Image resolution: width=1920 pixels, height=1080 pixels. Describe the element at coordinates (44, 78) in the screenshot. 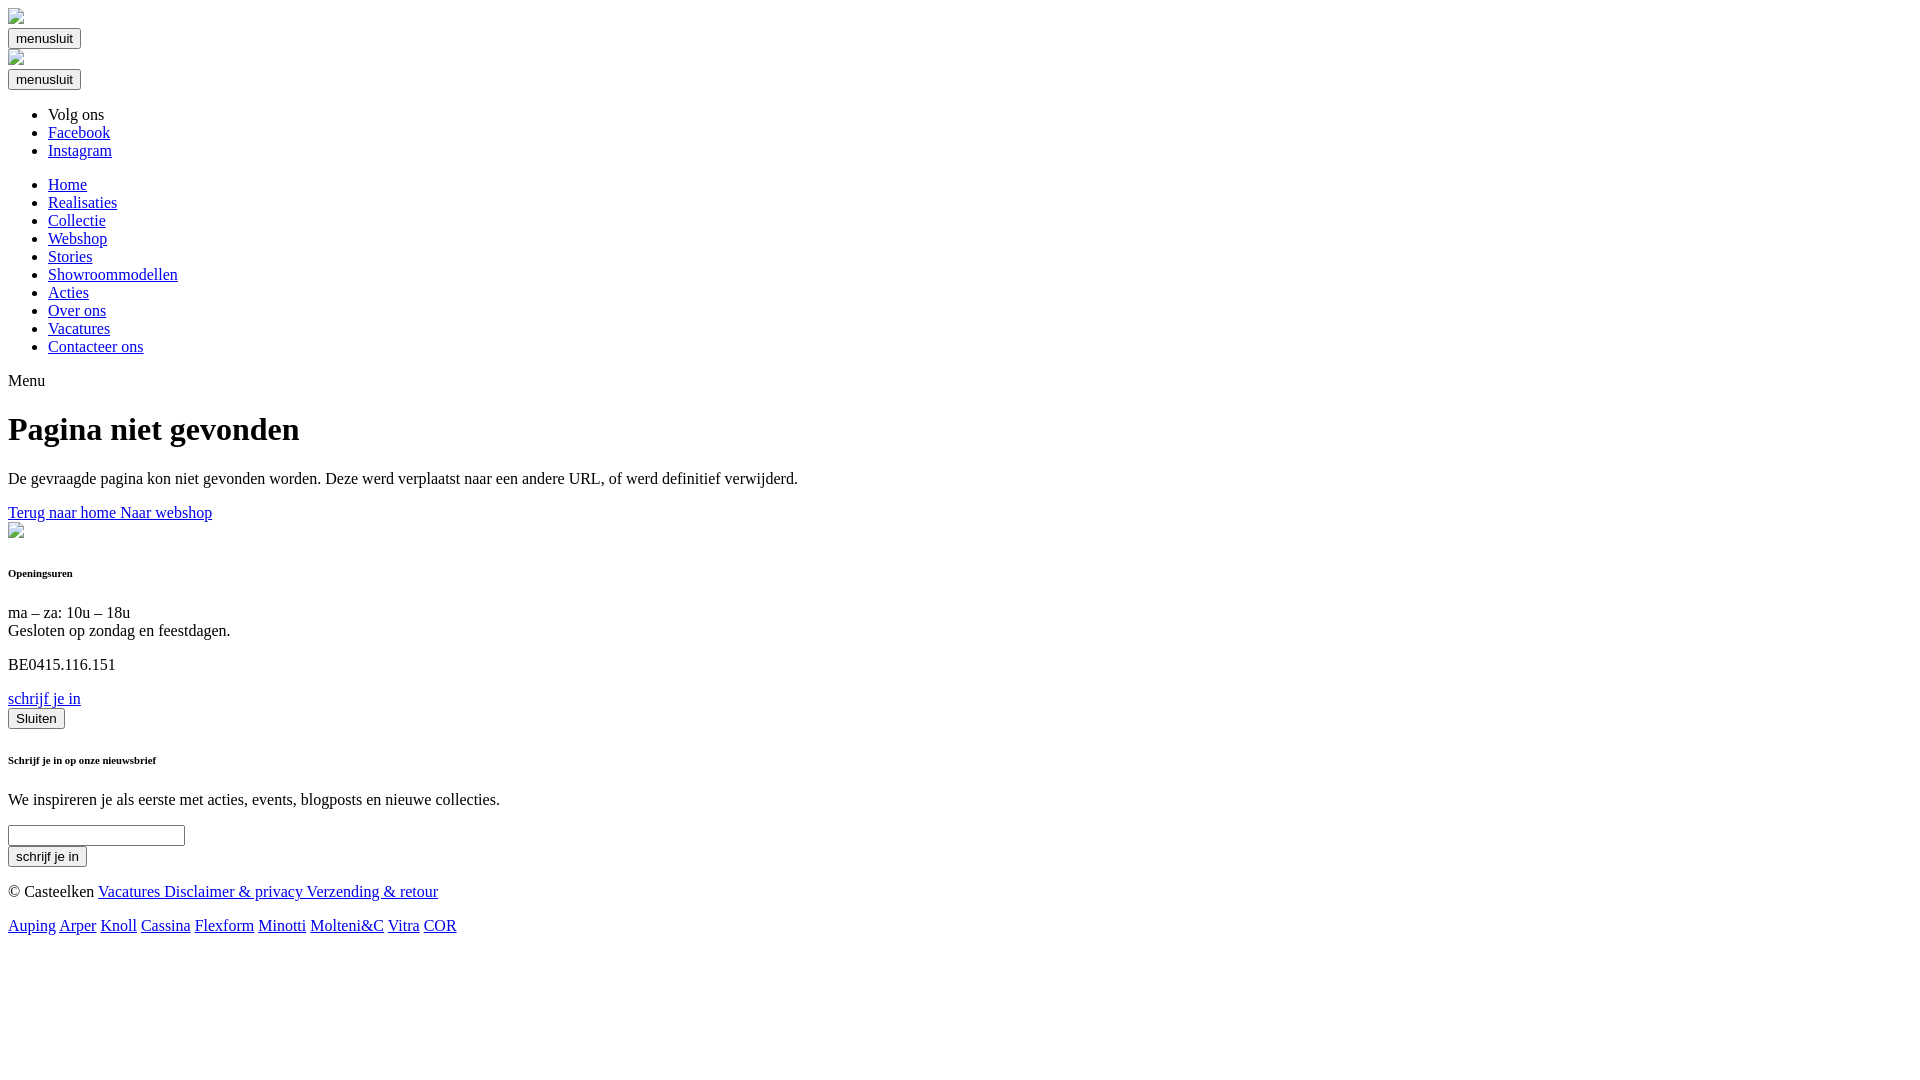

I see `'menusluit'` at that location.